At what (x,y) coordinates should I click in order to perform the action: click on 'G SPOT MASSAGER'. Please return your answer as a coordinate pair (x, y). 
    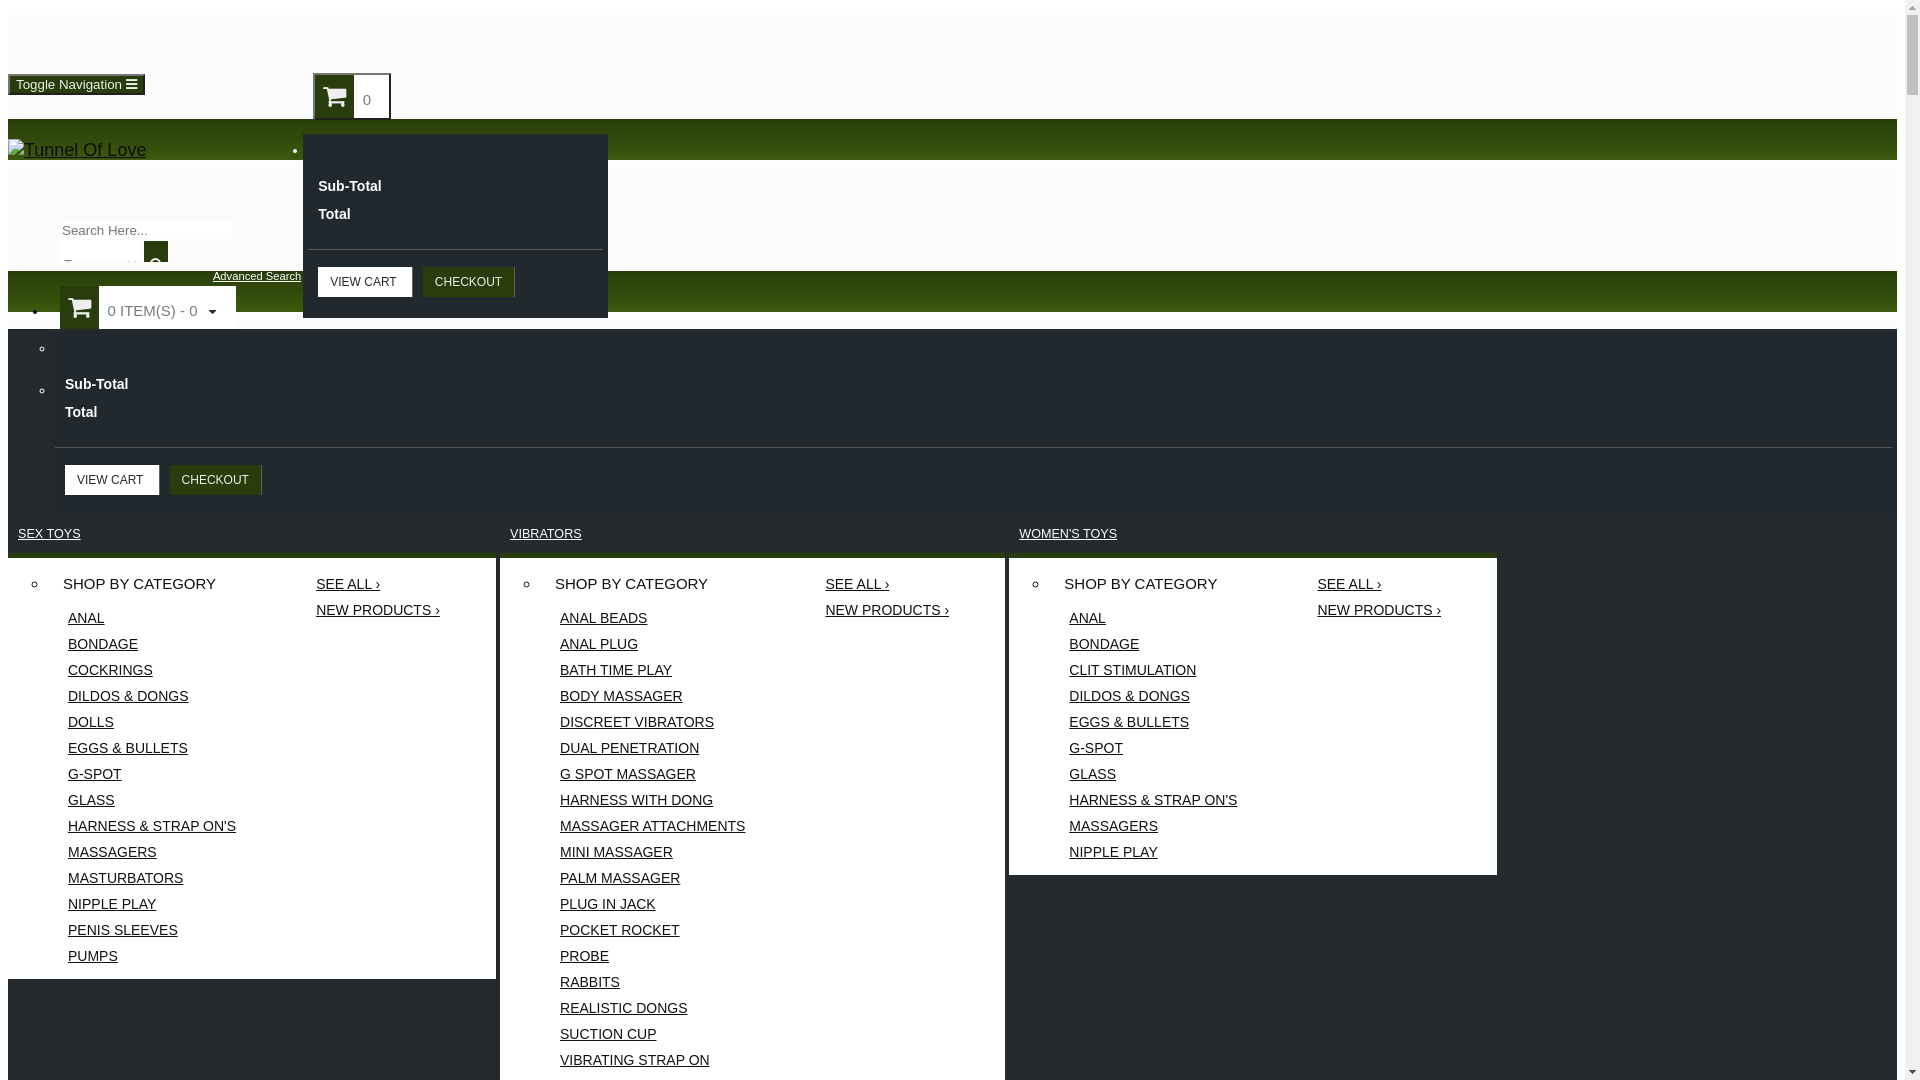
    Looking at the image, I should click on (652, 773).